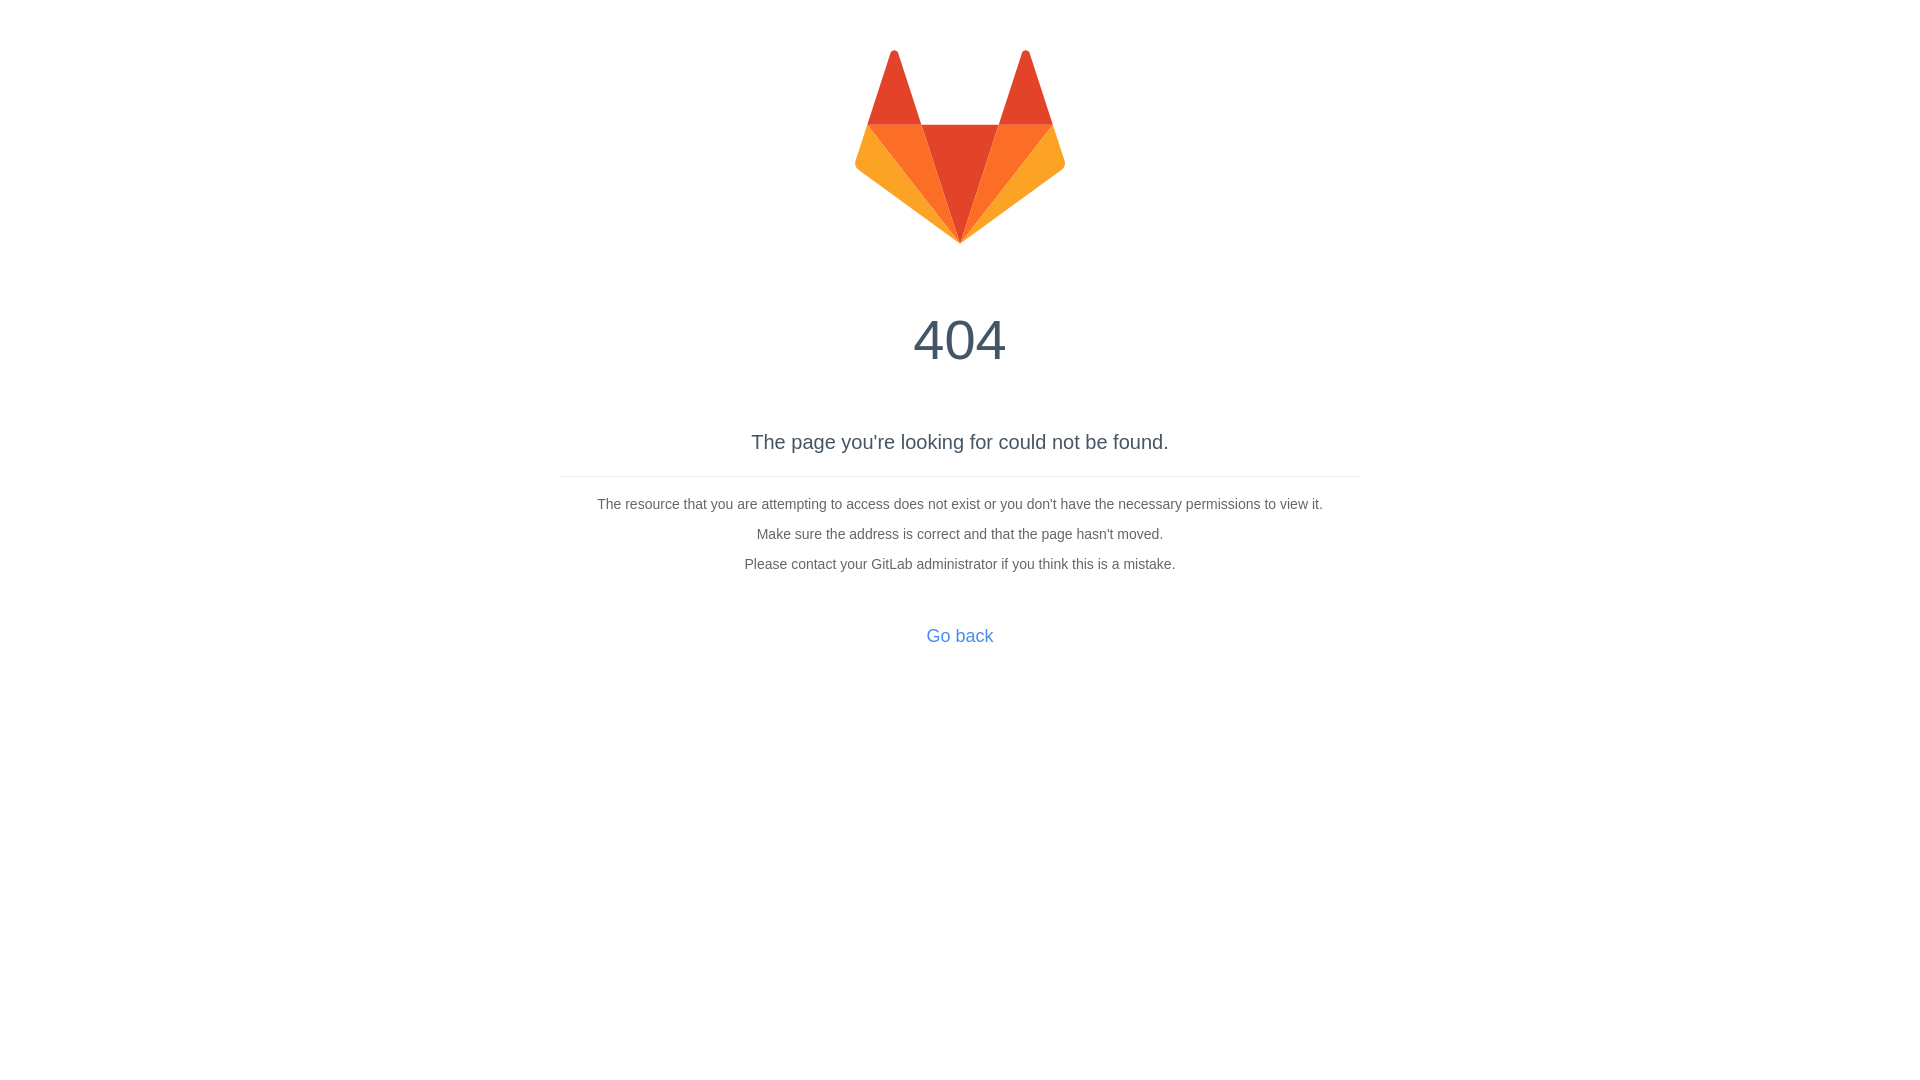  Describe the element at coordinates (958, 636) in the screenshot. I see `'Go back'` at that location.